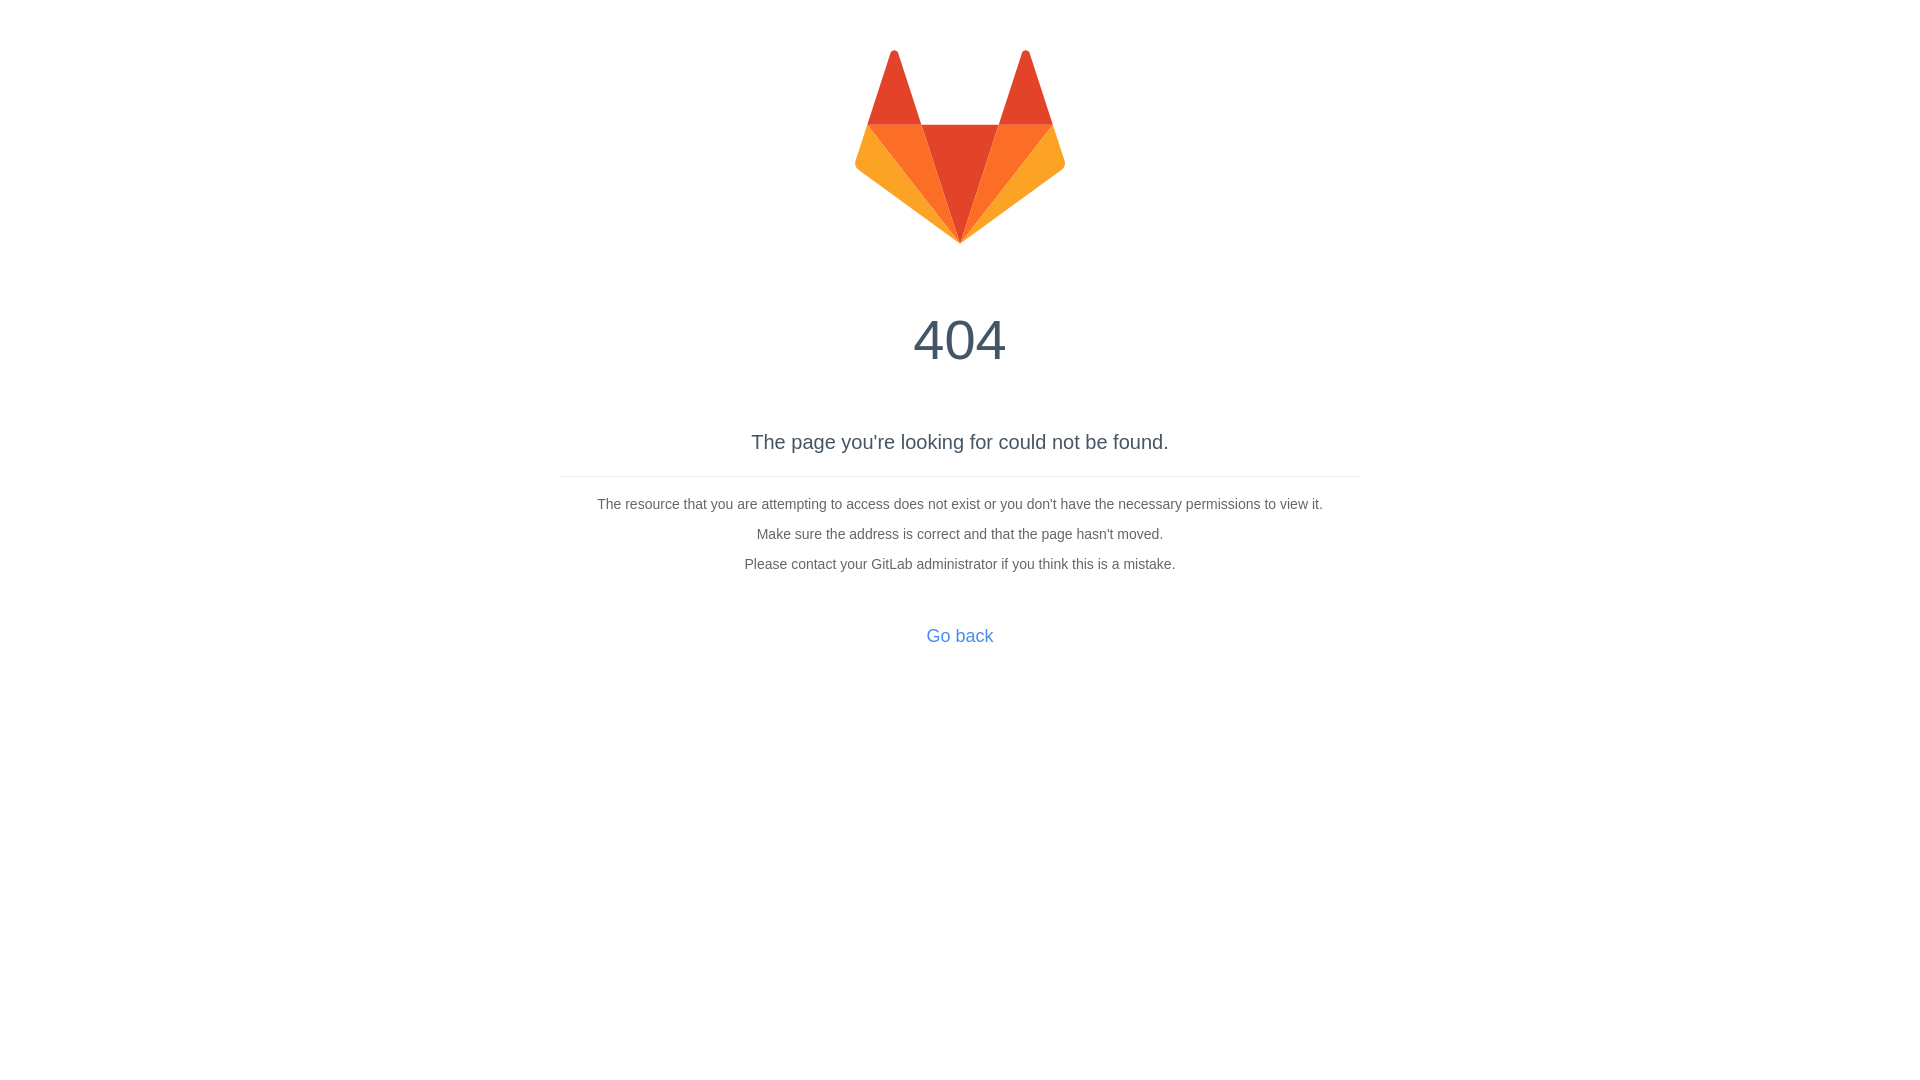  Describe the element at coordinates (958, 636) in the screenshot. I see `'Go back'` at that location.